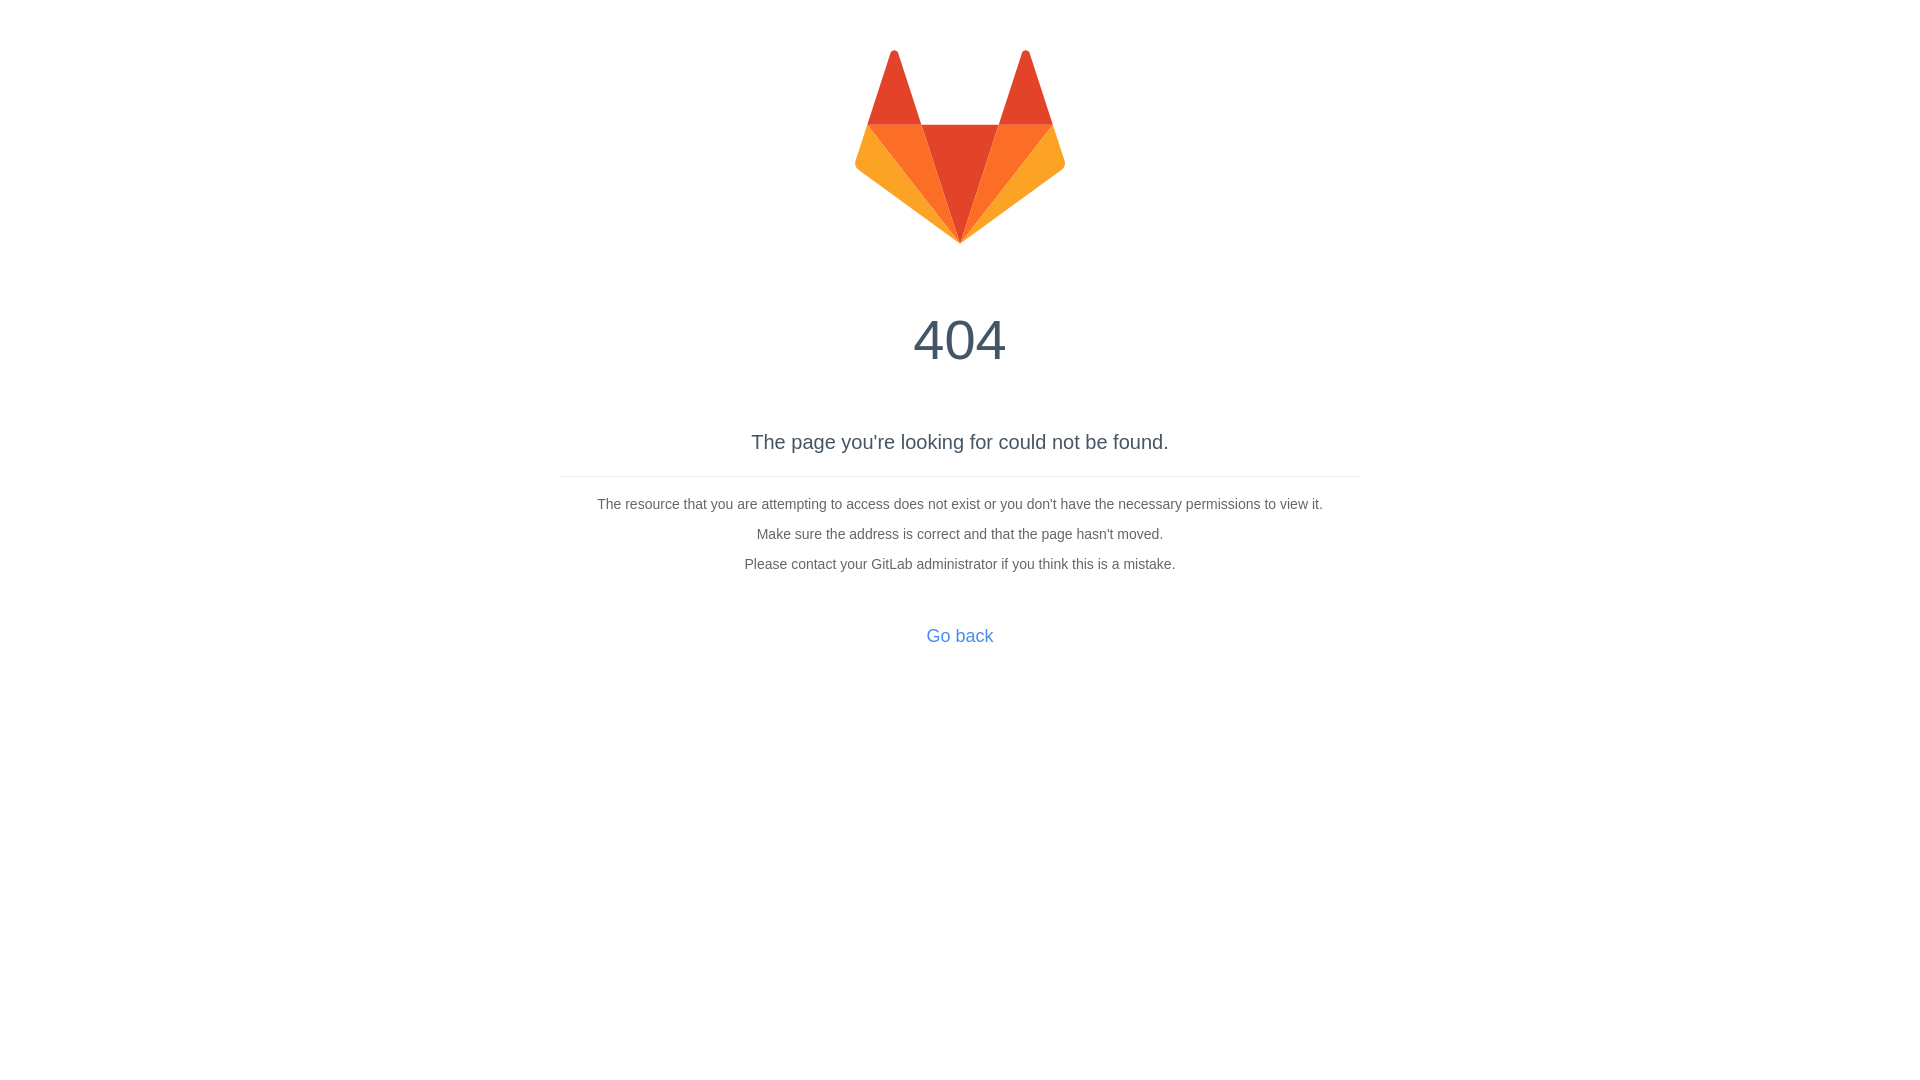  Describe the element at coordinates (958, 636) in the screenshot. I see `'Go back'` at that location.